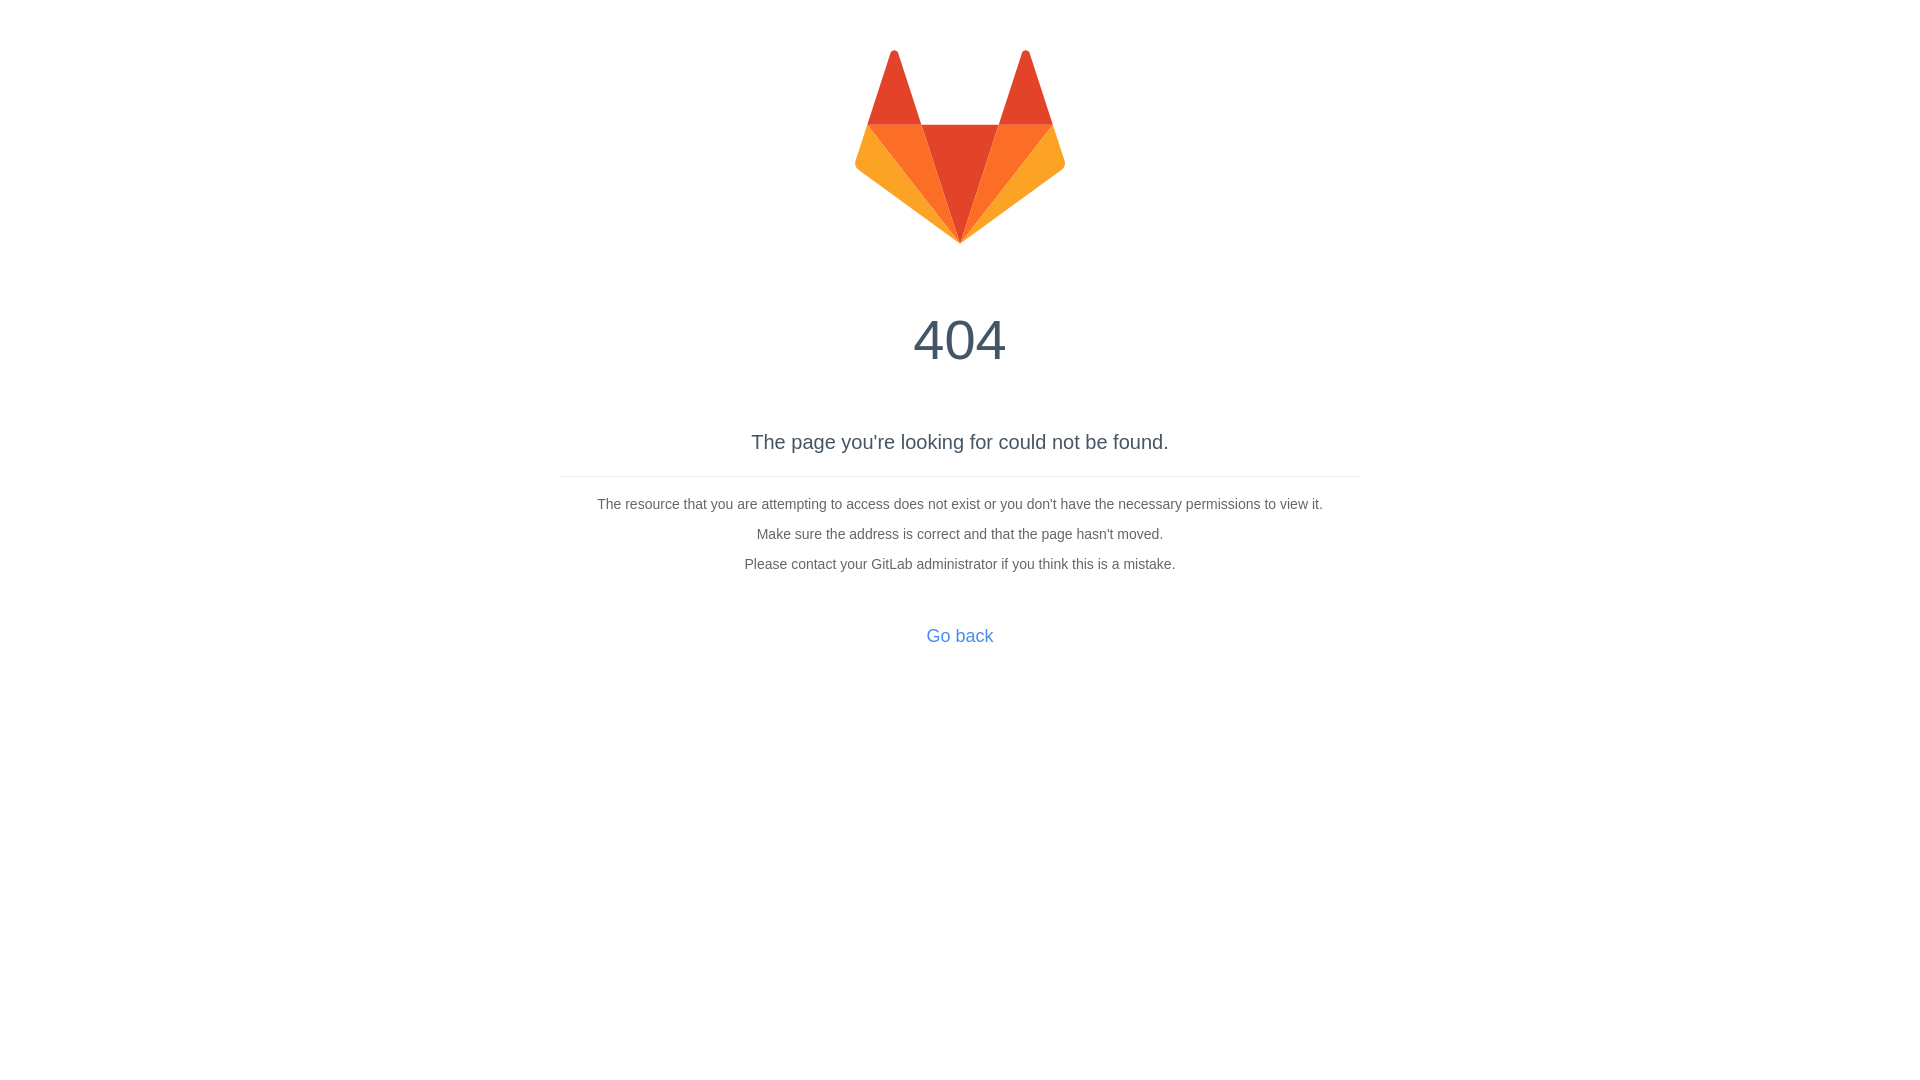  Describe the element at coordinates (958, 636) in the screenshot. I see `'Go back'` at that location.